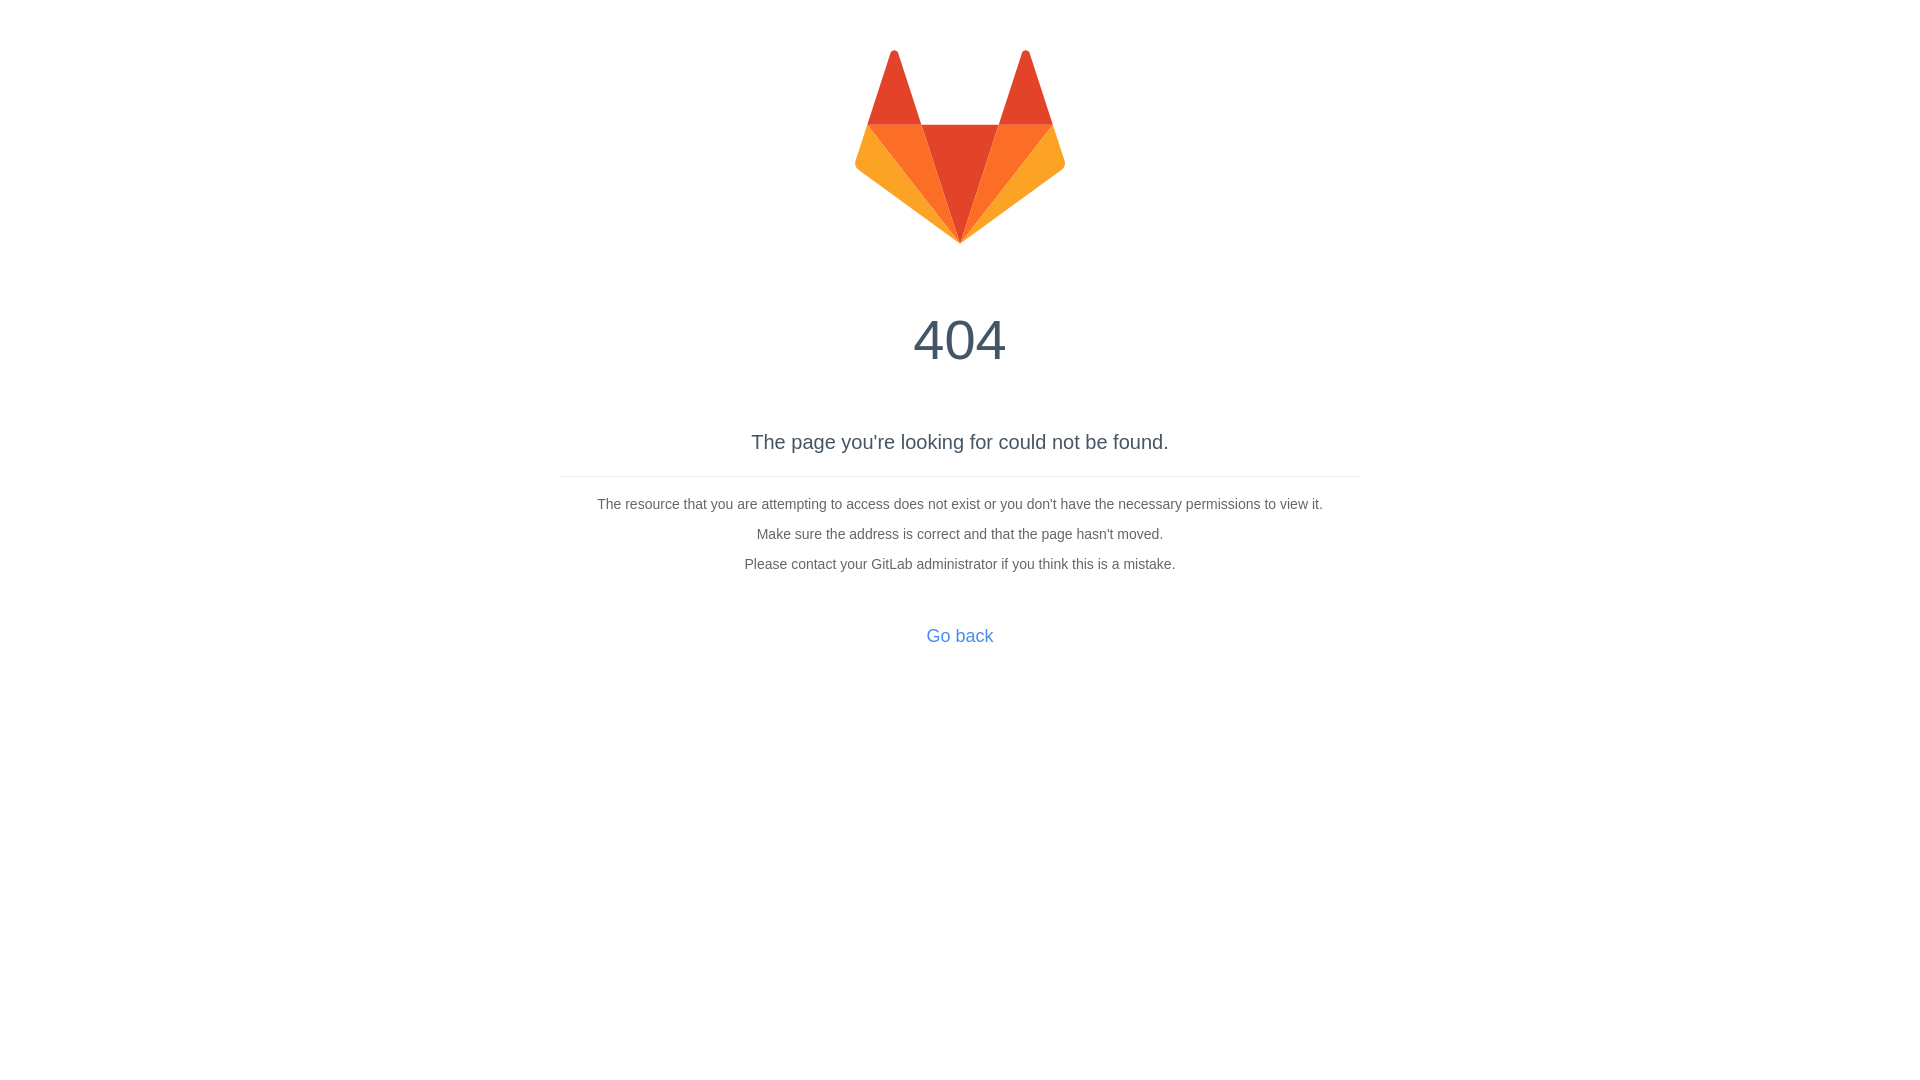  Describe the element at coordinates (958, 636) in the screenshot. I see `'Go back'` at that location.